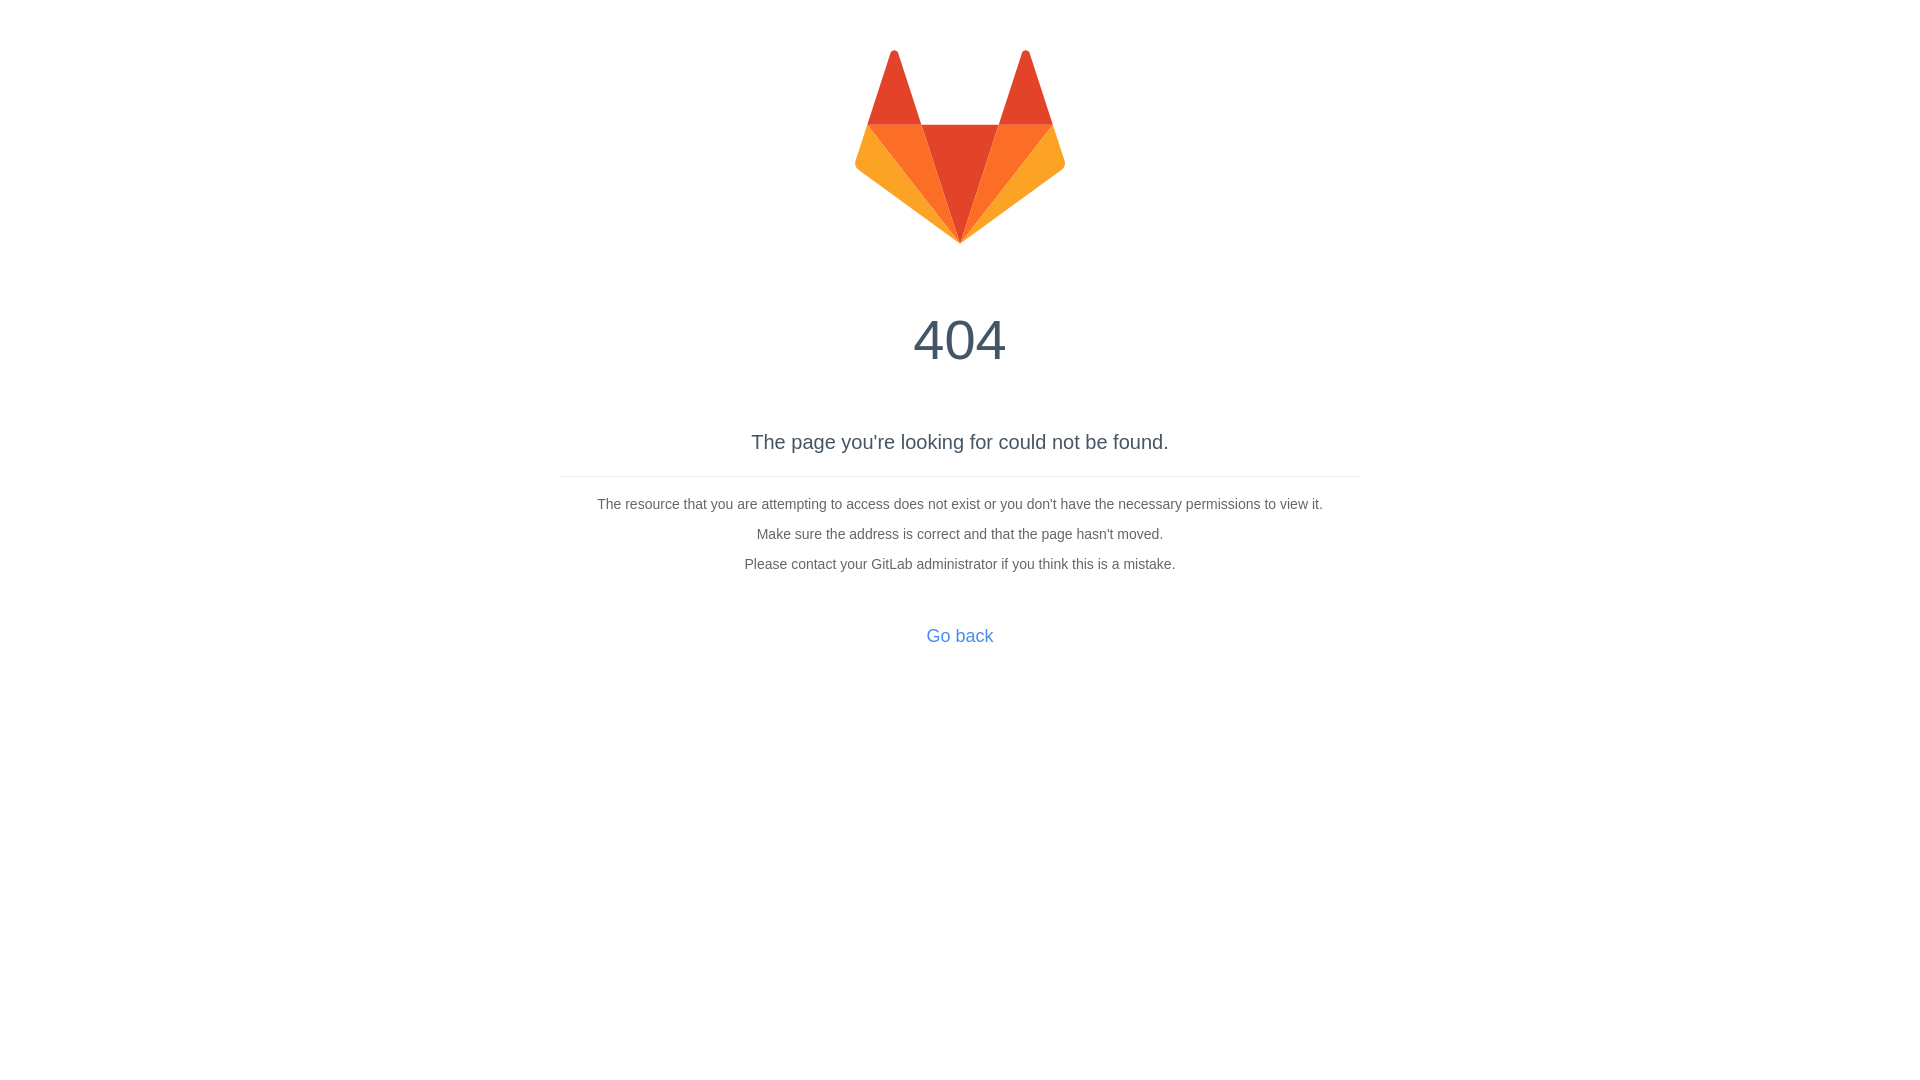  Describe the element at coordinates (958, 636) in the screenshot. I see `'Go back'` at that location.